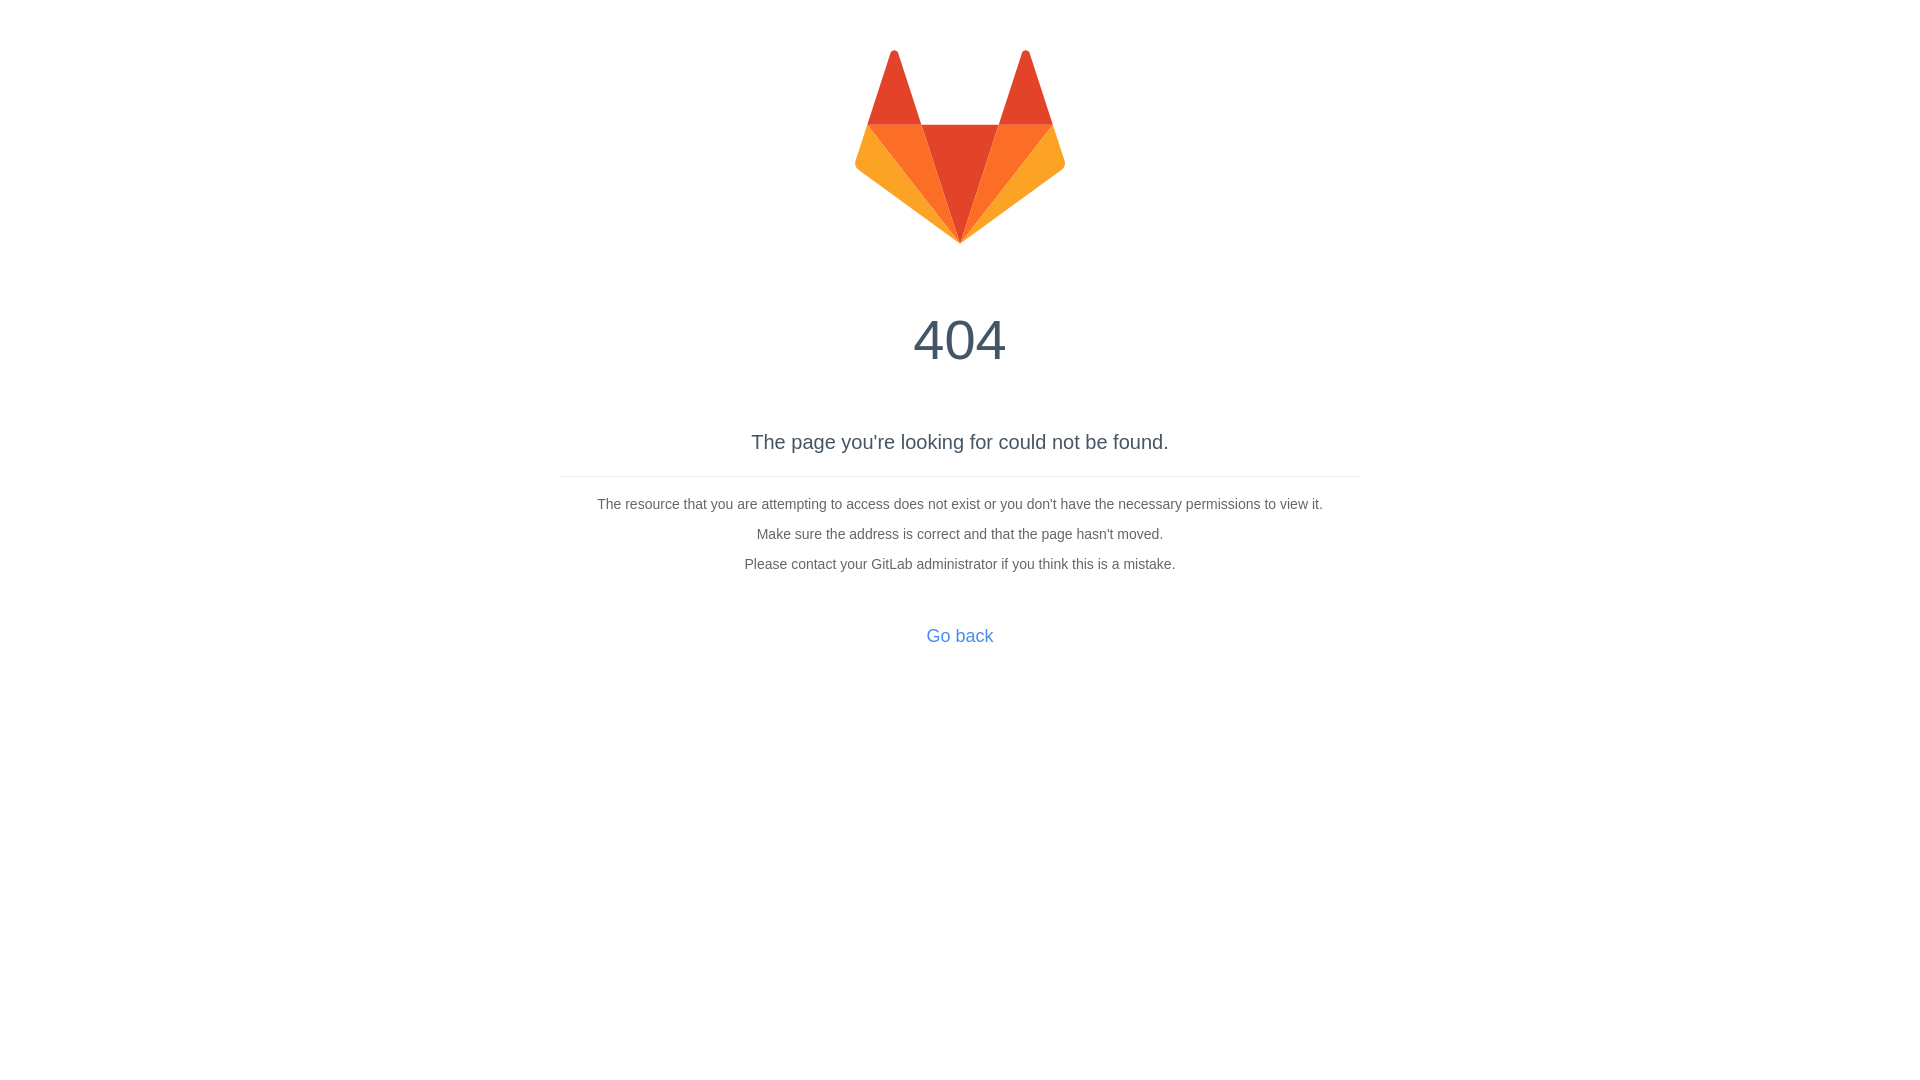  Describe the element at coordinates (958, 636) in the screenshot. I see `'Go back'` at that location.